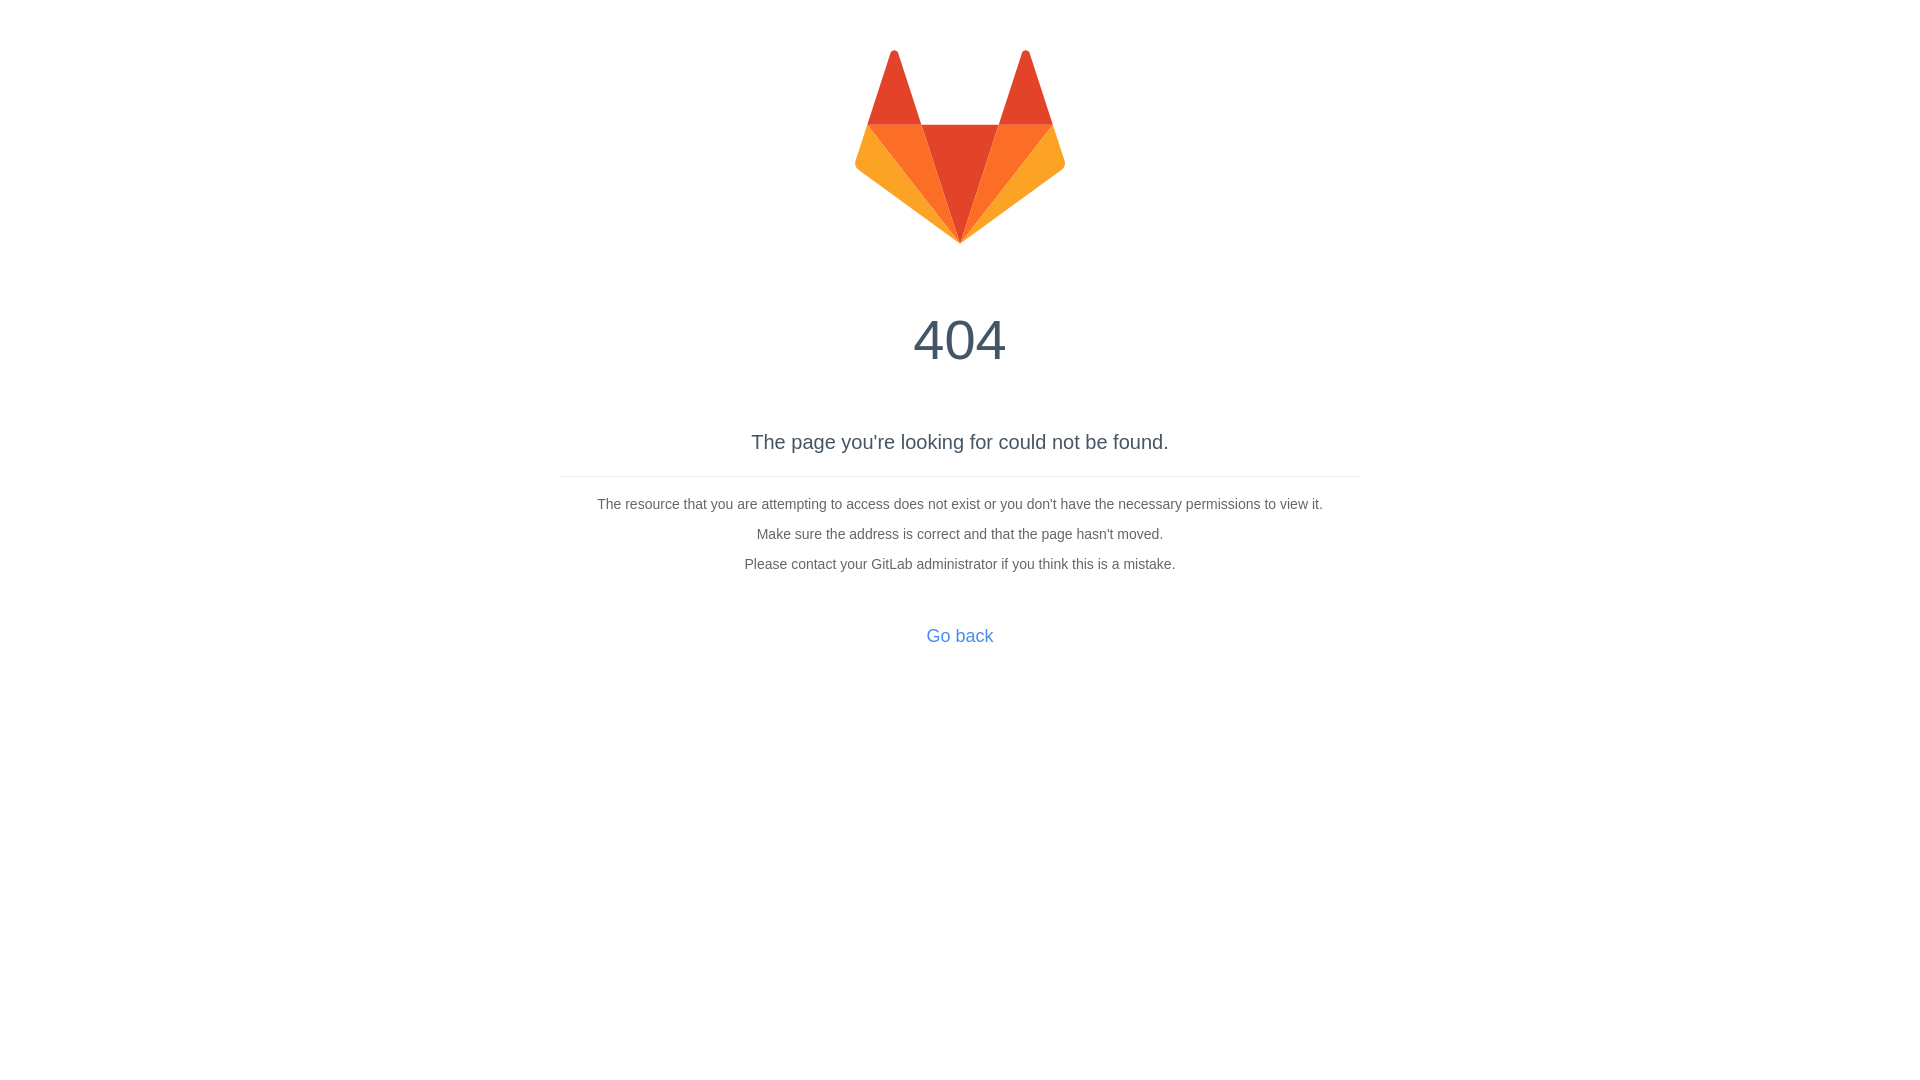  Describe the element at coordinates (958, 636) in the screenshot. I see `'Go back'` at that location.